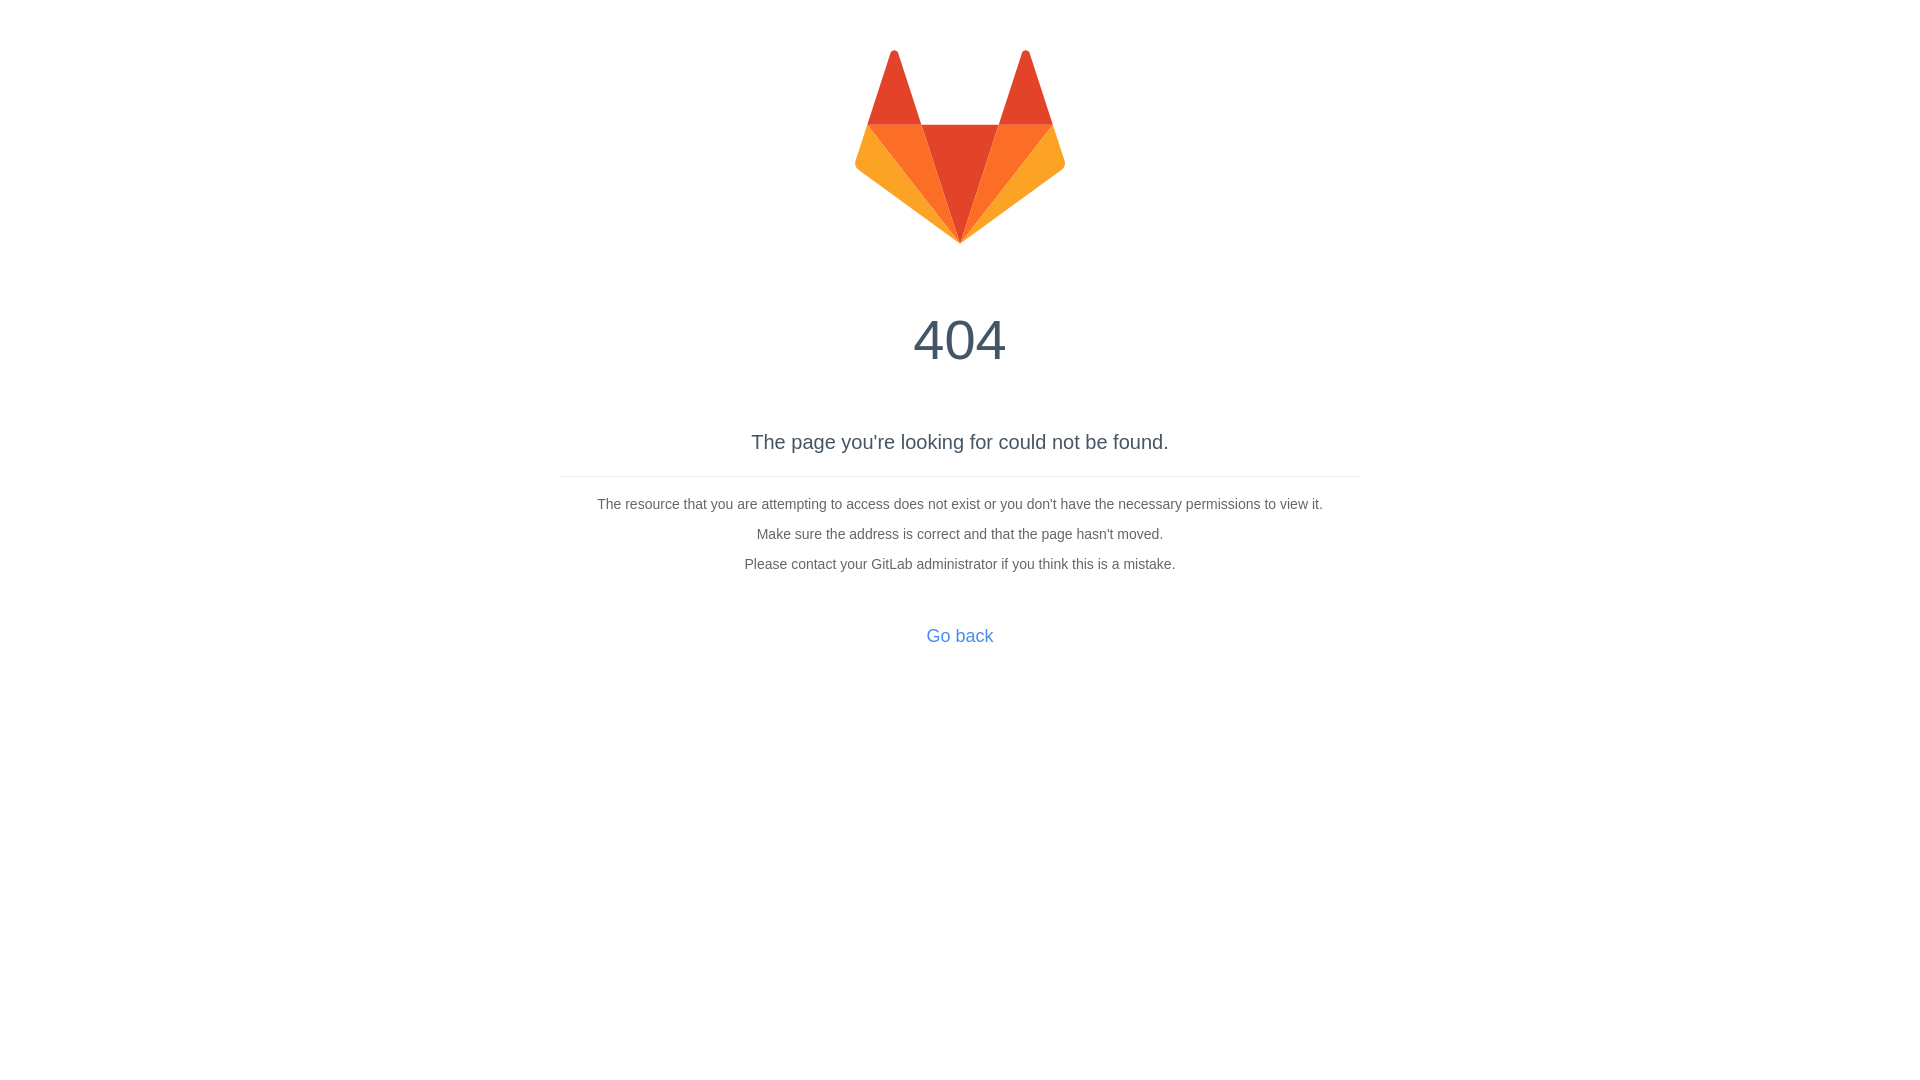  Describe the element at coordinates (958, 636) in the screenshot. I see `'Go back'` at that location.